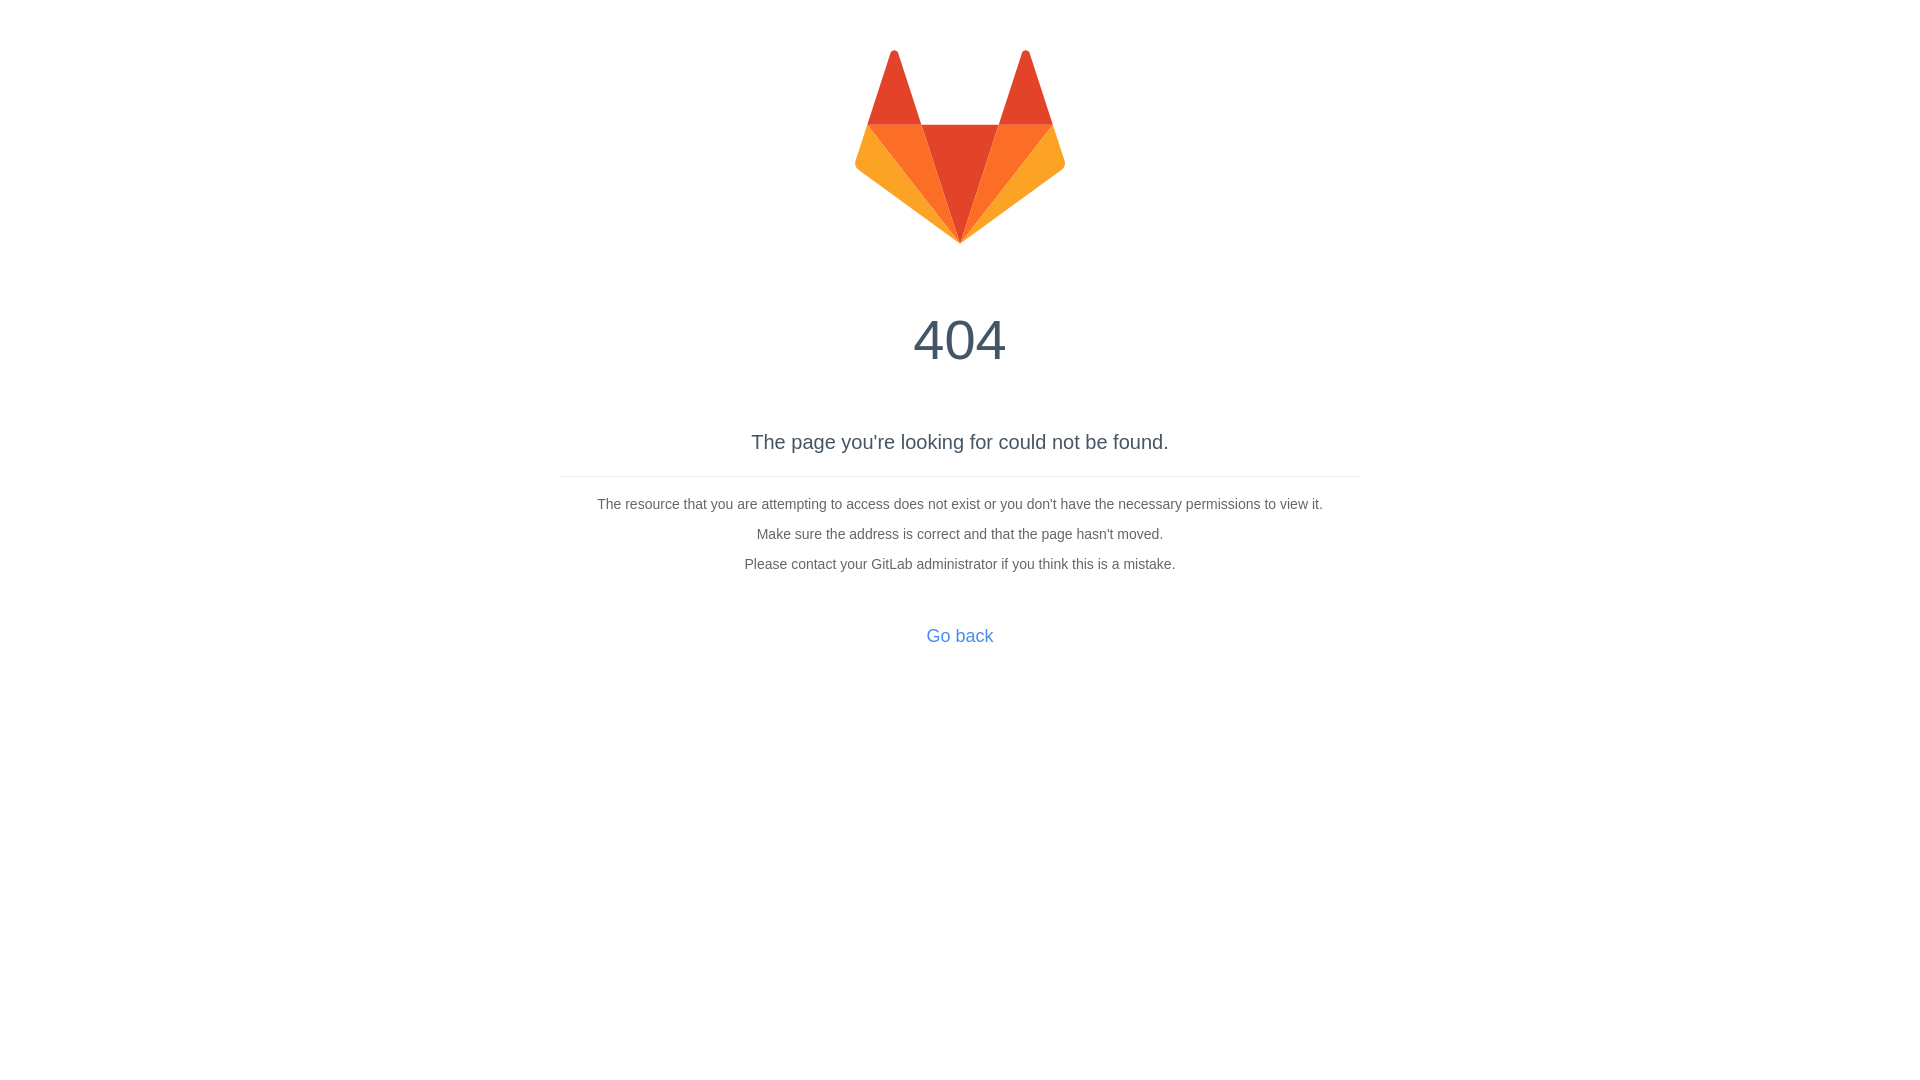  Describe the element at coordinates (958, 636) in the screenshot. I see `'Go back'` at that location.